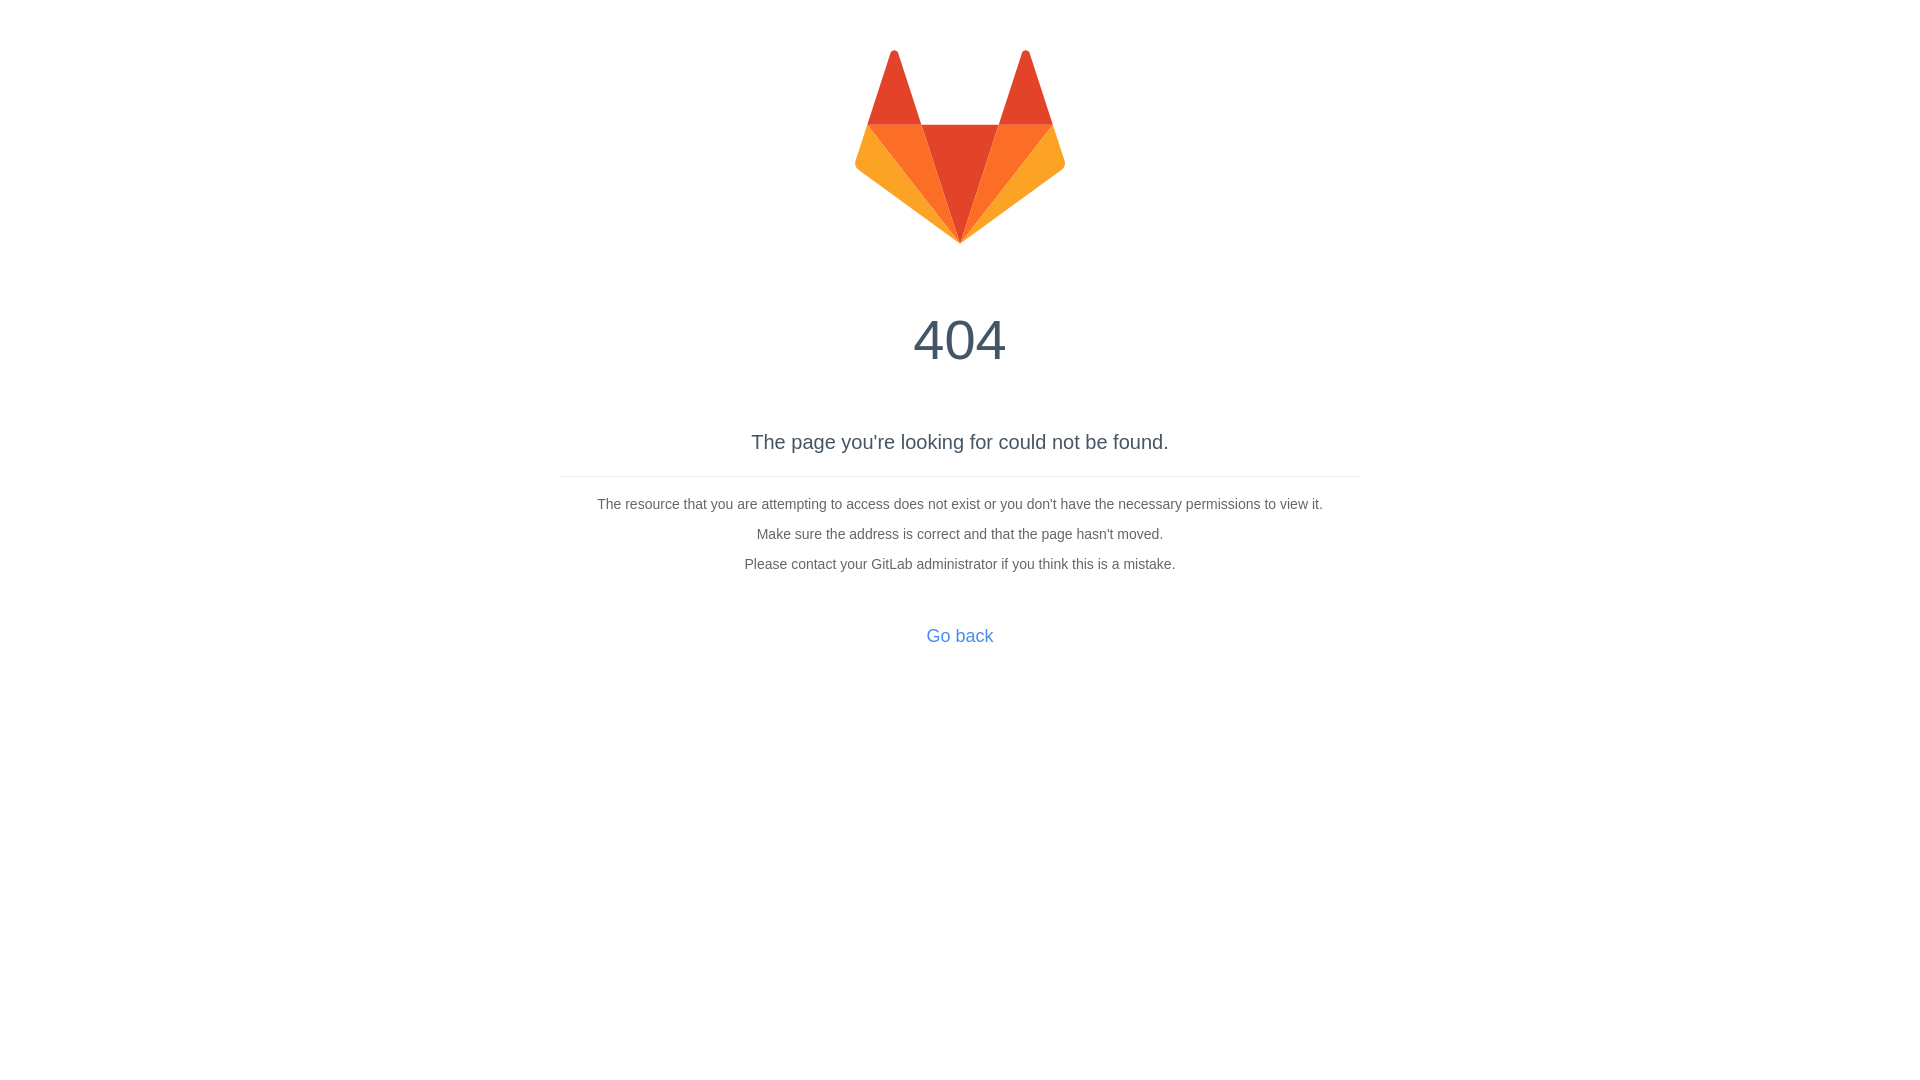  Describe the element at coordinates (958, 636) in the screenshot. I see `'Go back'` at that location.